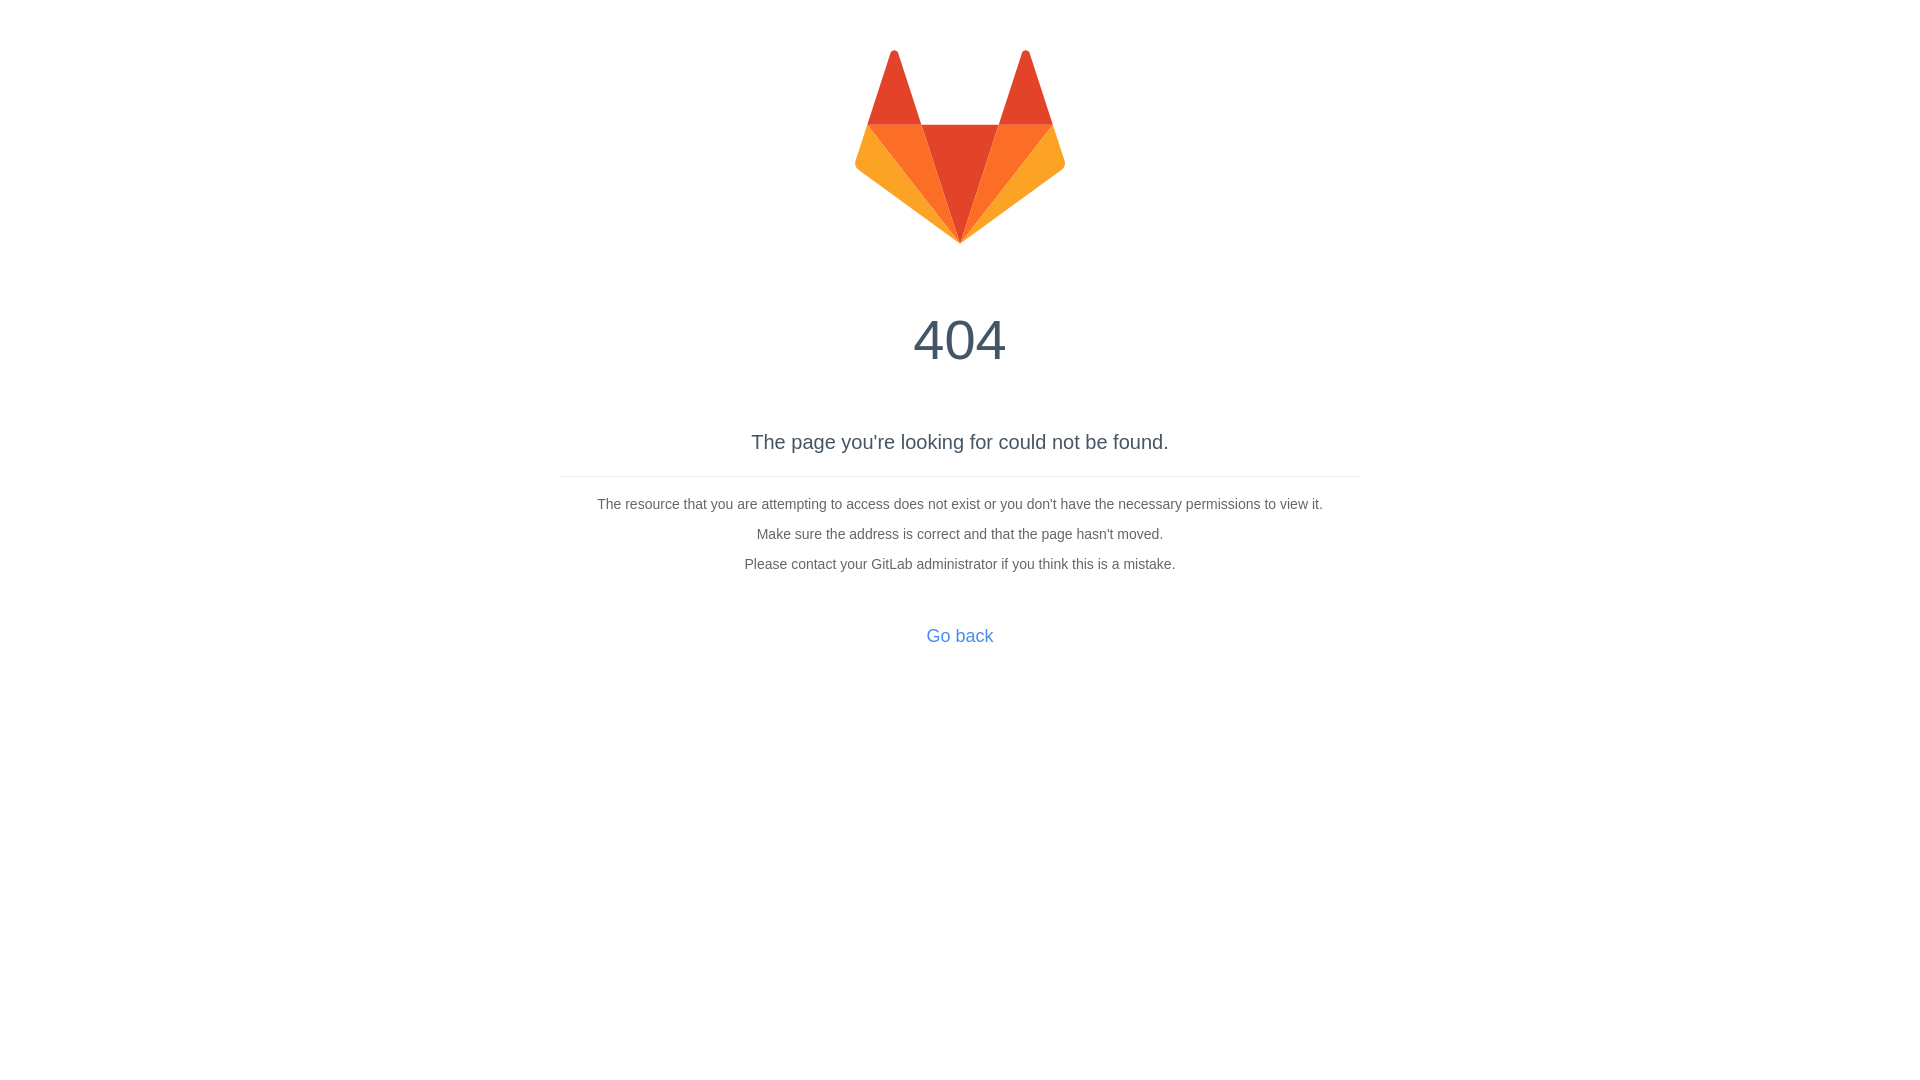  Describe the element at coordinates (958, 636) in the screenshot. I see `'Go back'` at that location.